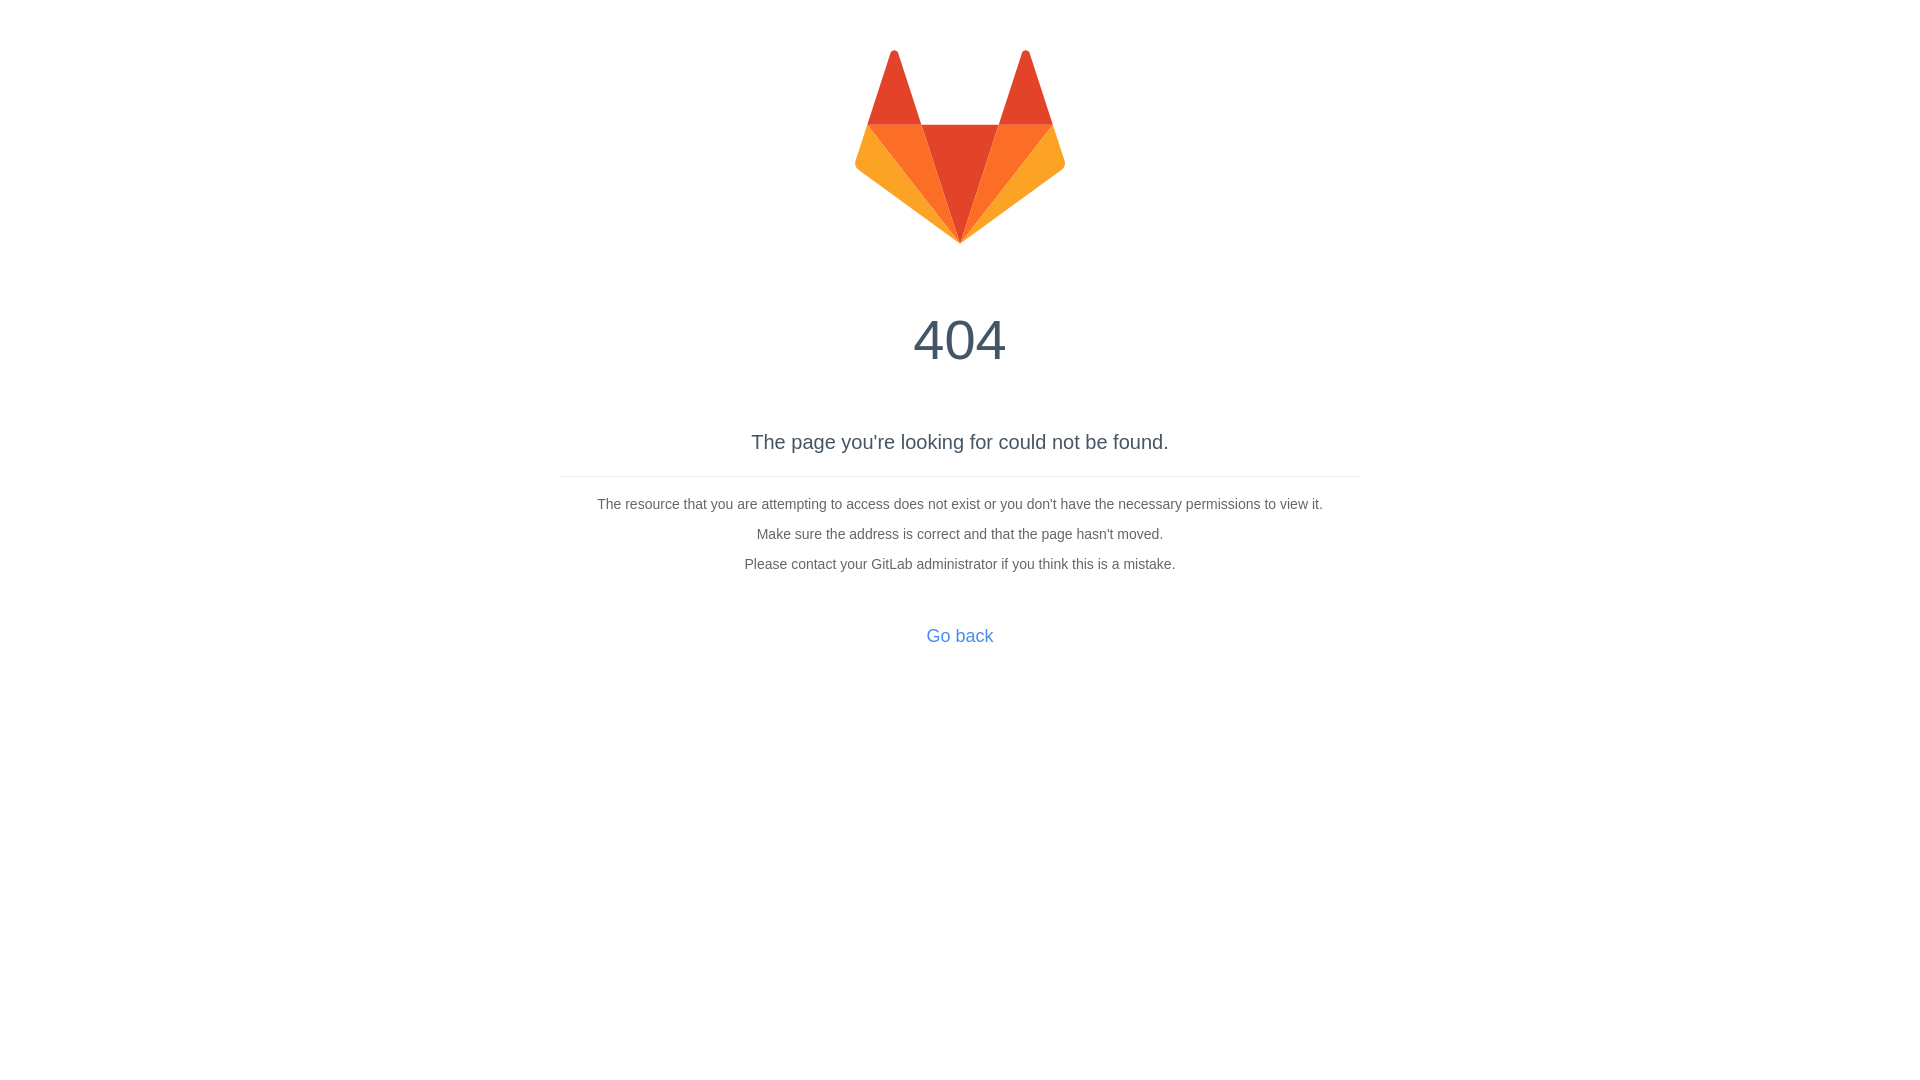  Describe the element at coordinates (958, 636) in the screenshot. I see `'Go back'` at that location.